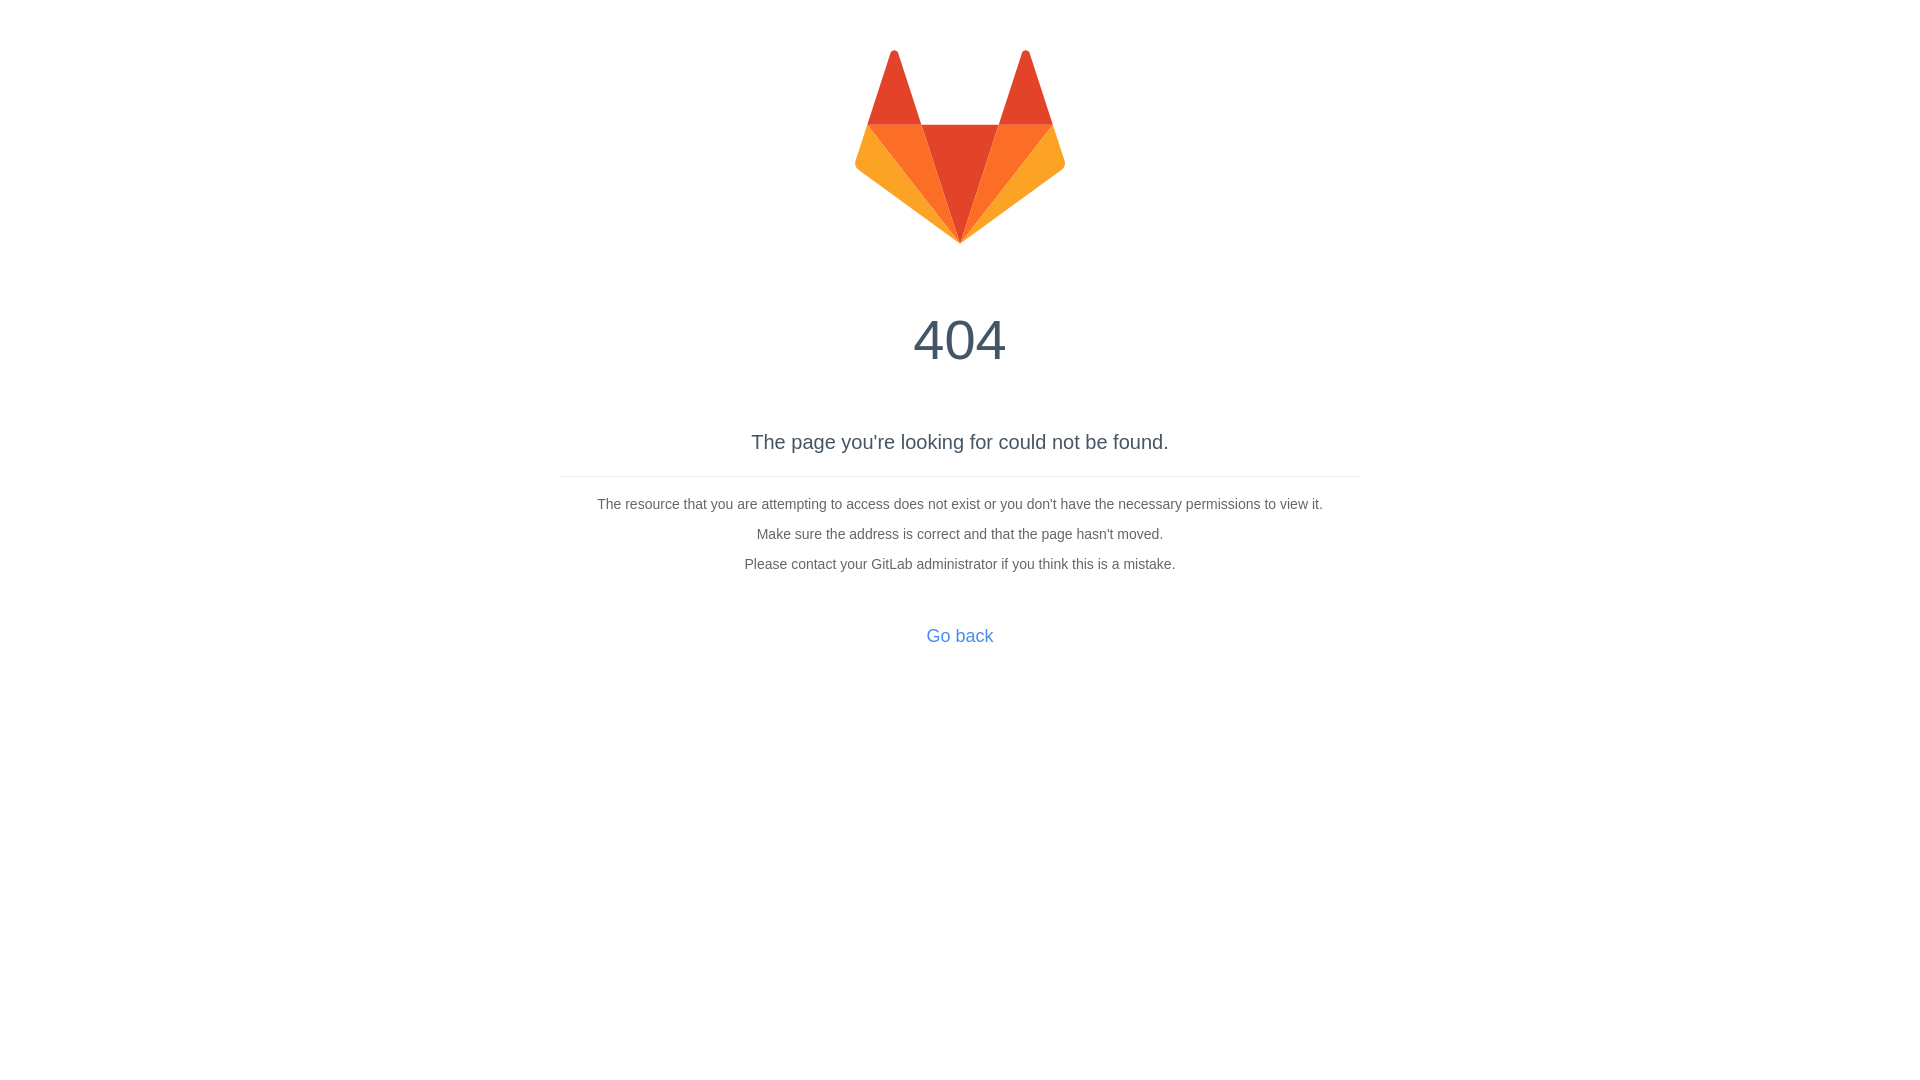  Describe the element at coordinates (958, 636) in the screenshot. I see `'Go back'` at that location.